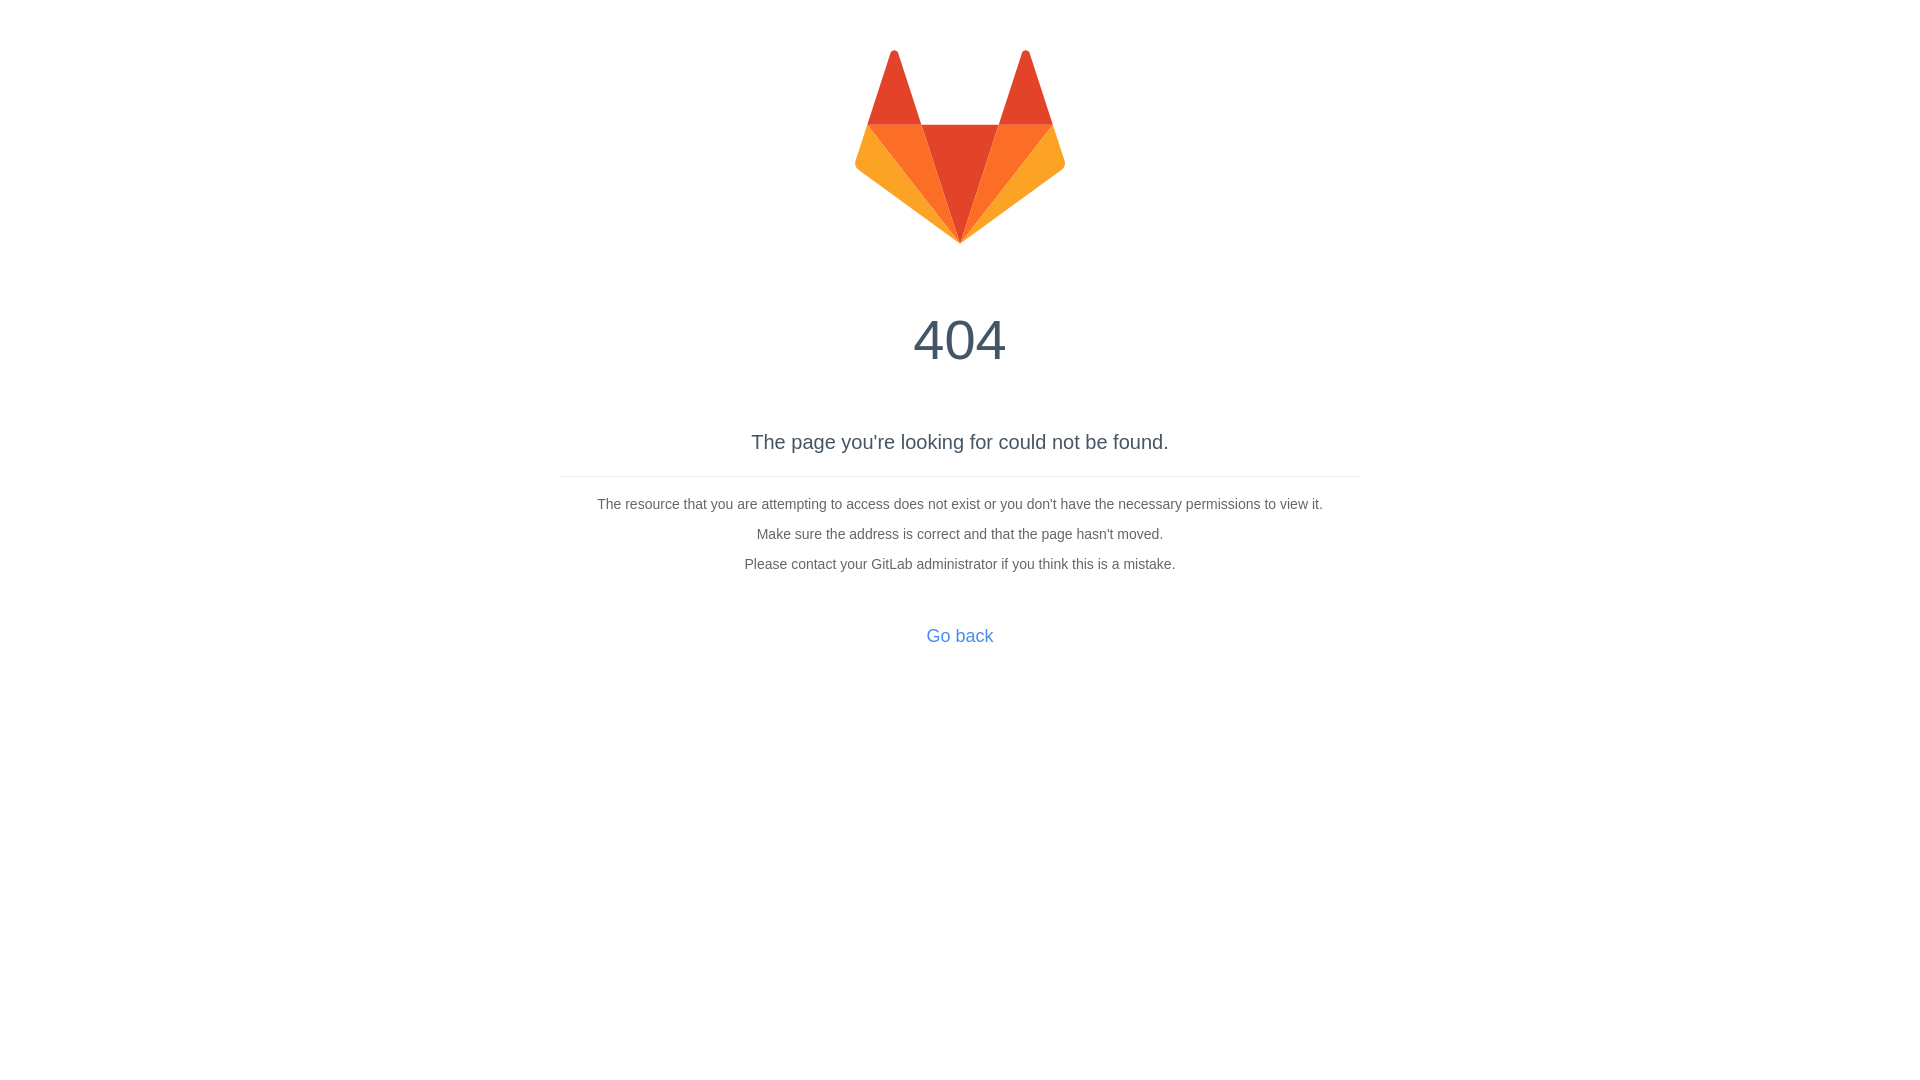  Describe the element at coordinates (958, 636) in the screenshot. I see `'Go back'` at that location.